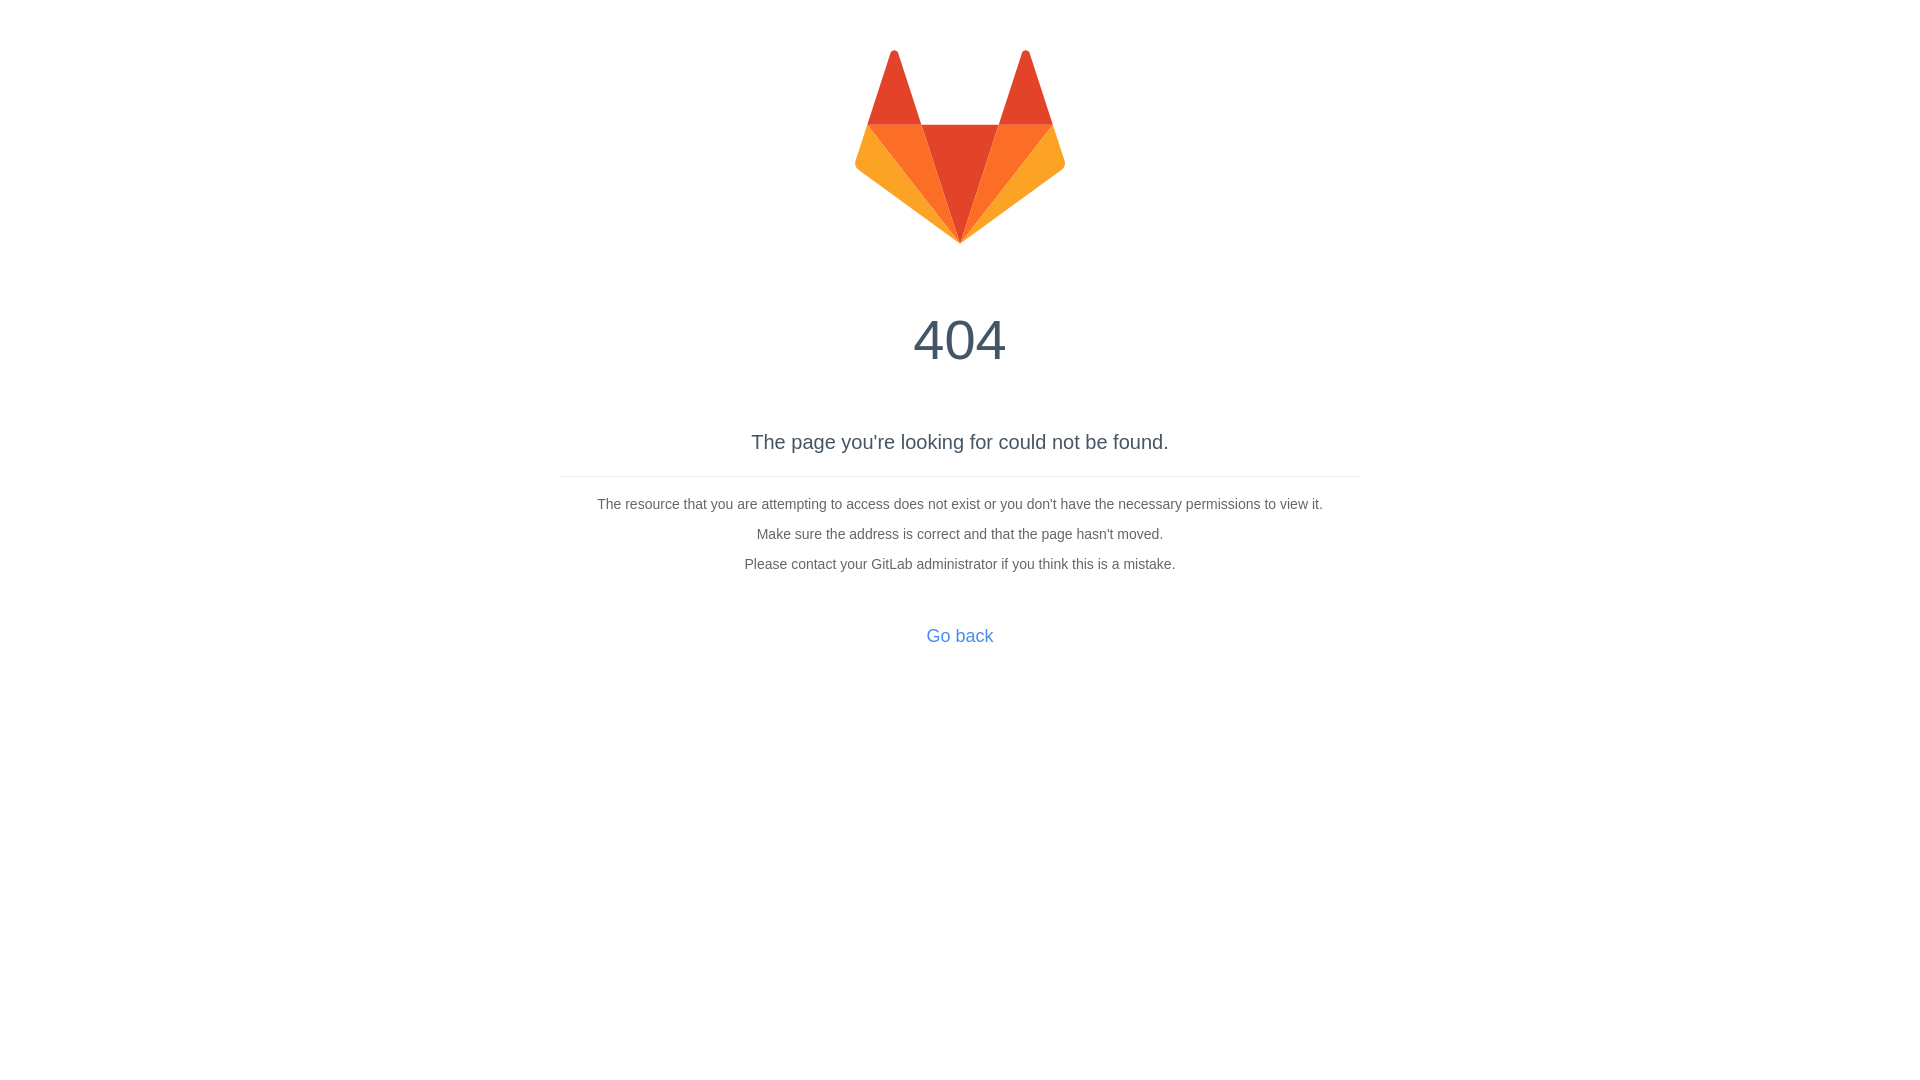  Describe the element at coordinates (958, 636) in the screenshot. I see `'Go back'` at that location.